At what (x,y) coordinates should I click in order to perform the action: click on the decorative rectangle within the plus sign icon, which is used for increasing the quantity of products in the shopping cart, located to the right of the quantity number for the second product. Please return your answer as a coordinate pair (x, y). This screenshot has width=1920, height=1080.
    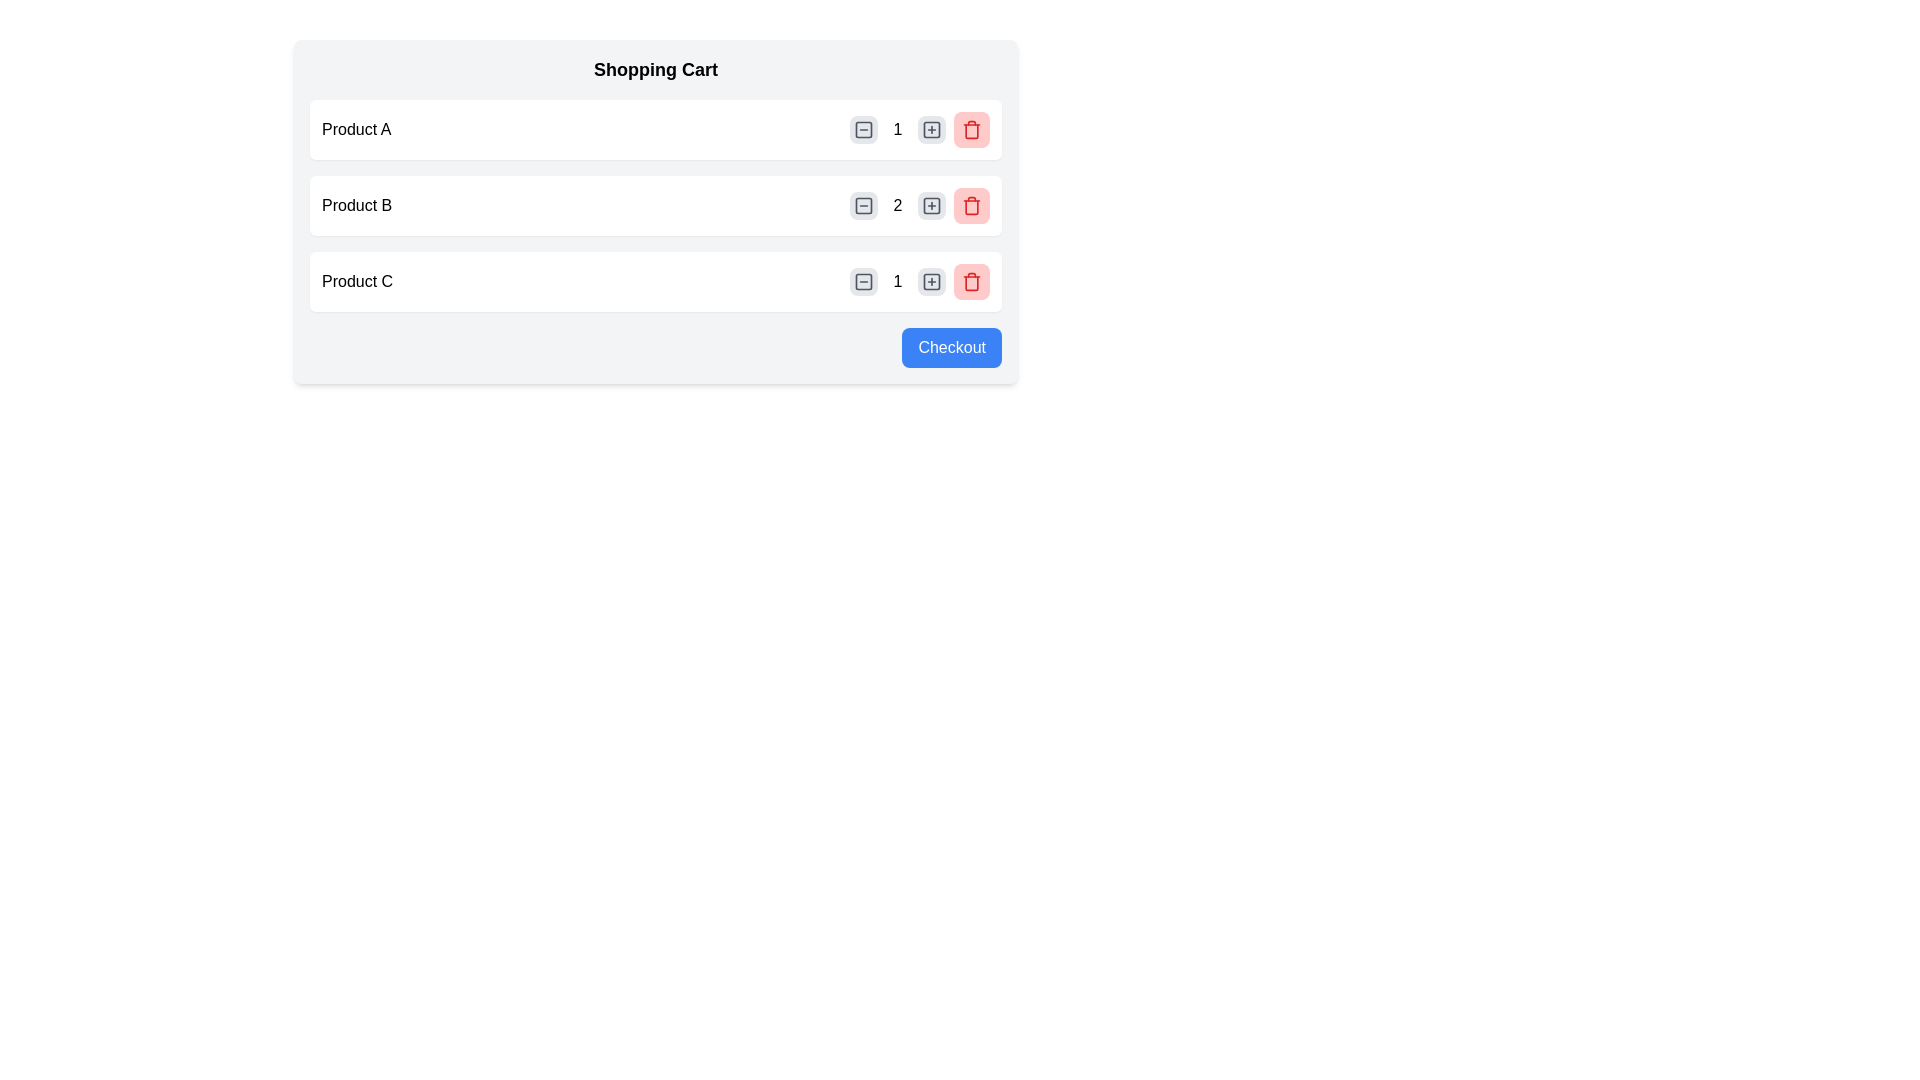
    Looking at the image, I should click on (930, 130).